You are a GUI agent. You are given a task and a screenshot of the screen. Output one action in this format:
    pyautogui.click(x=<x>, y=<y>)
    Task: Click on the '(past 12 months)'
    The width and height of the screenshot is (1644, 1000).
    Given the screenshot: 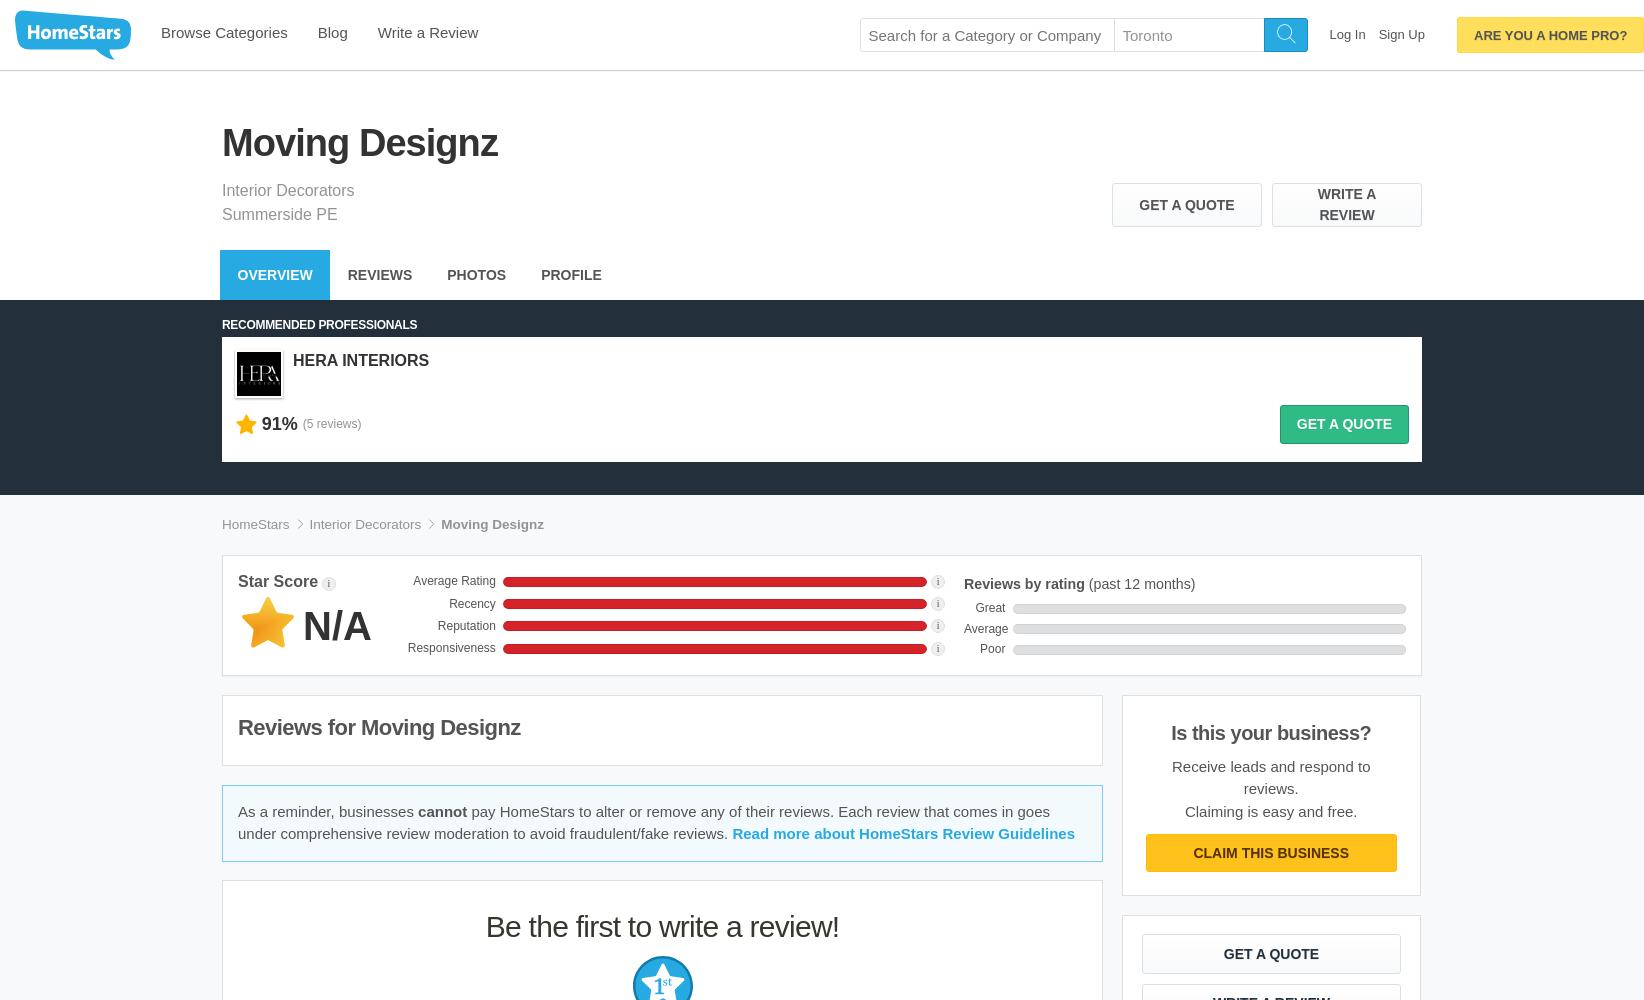 What is the action you would take?
    pyautogui.click(x=1138, y=583)
    